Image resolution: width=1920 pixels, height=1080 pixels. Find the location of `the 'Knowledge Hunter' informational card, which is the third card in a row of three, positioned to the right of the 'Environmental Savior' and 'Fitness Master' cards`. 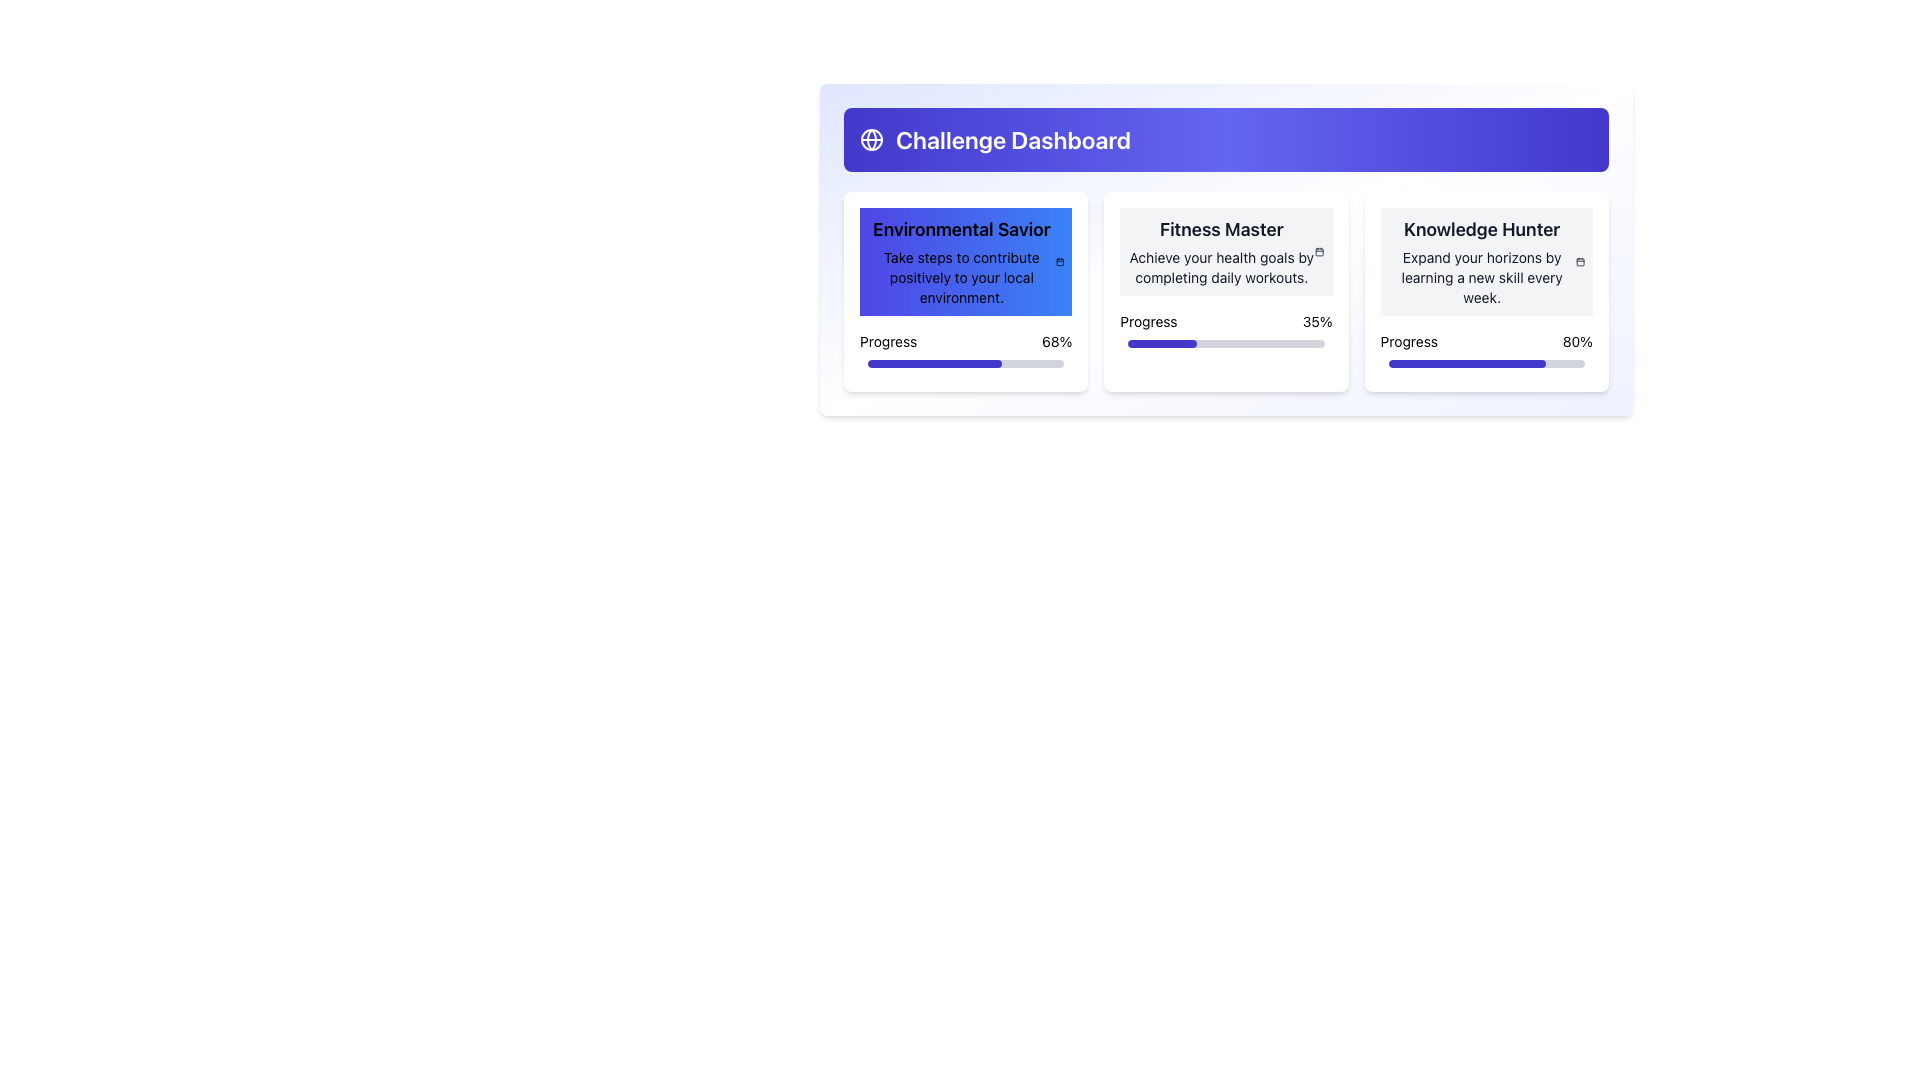

the 'Knowledge Hunter' informational card, which is the third card in a row of three, positioned to the right of the 'Environmental Savior' and 'Fitness Master' cards is located at coordinates (1486, 292).